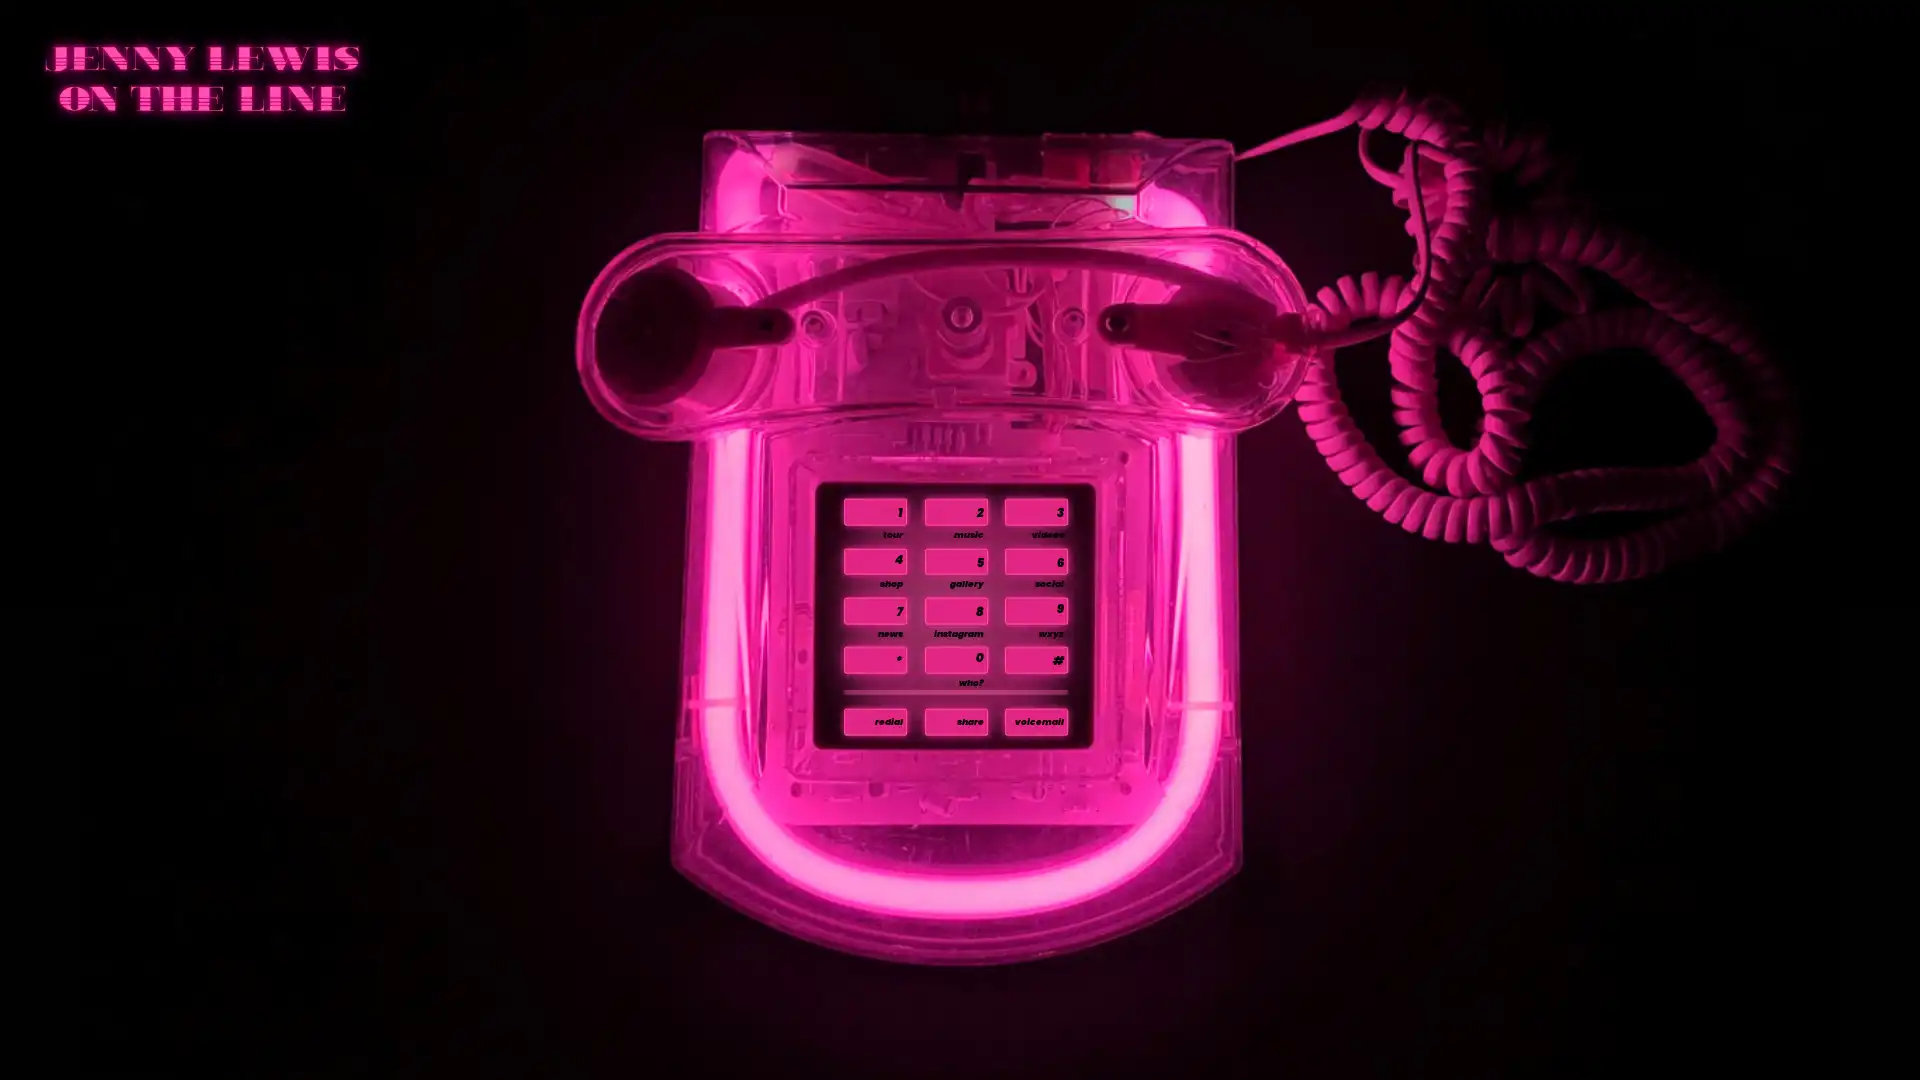  Describe the element at coordinates (1035, 561) in the screenshot. I see `6 social` at that location.